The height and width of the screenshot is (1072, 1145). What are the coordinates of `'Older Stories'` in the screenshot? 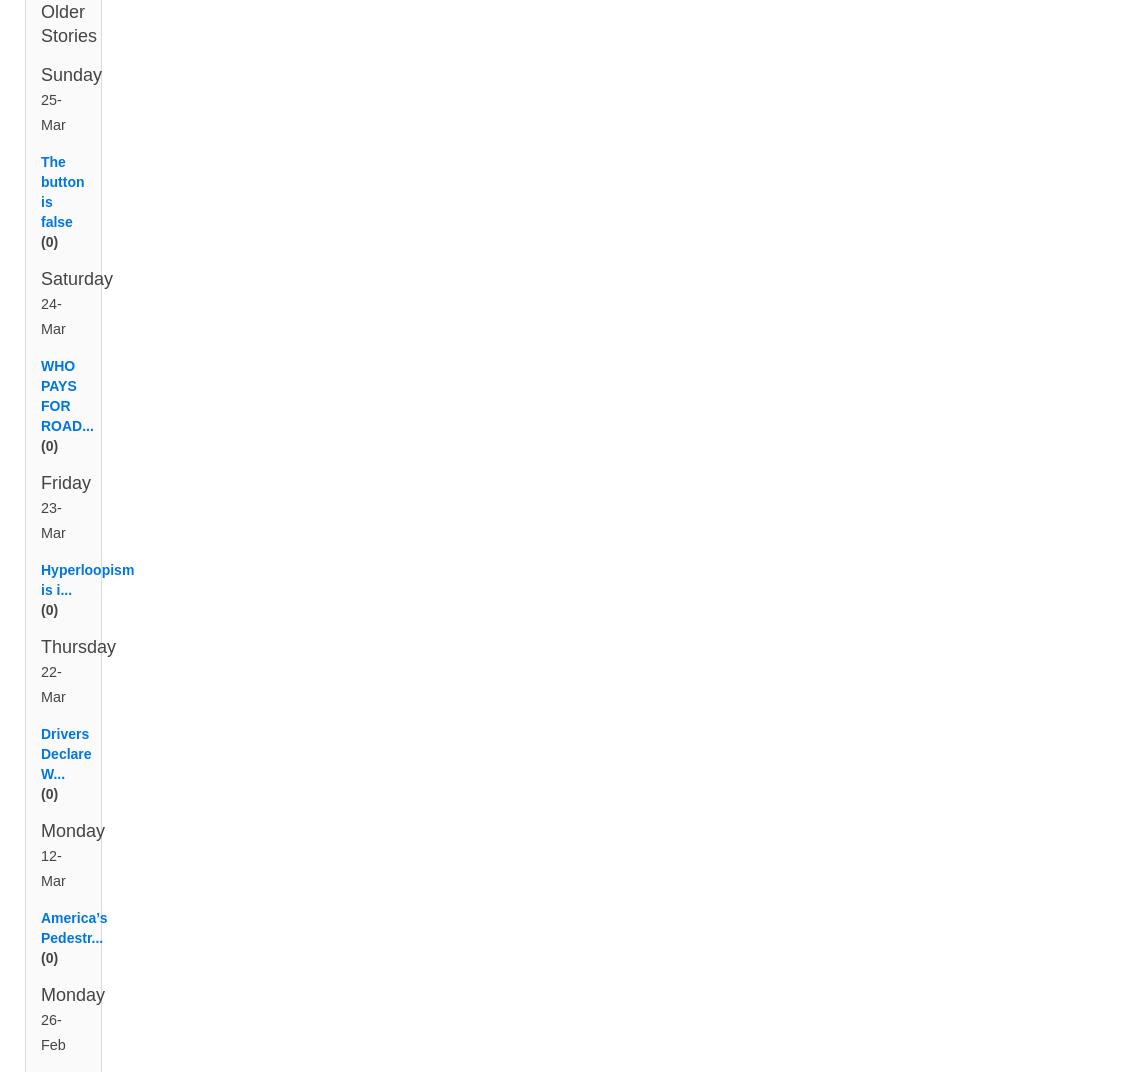 It's located at (40, 47).